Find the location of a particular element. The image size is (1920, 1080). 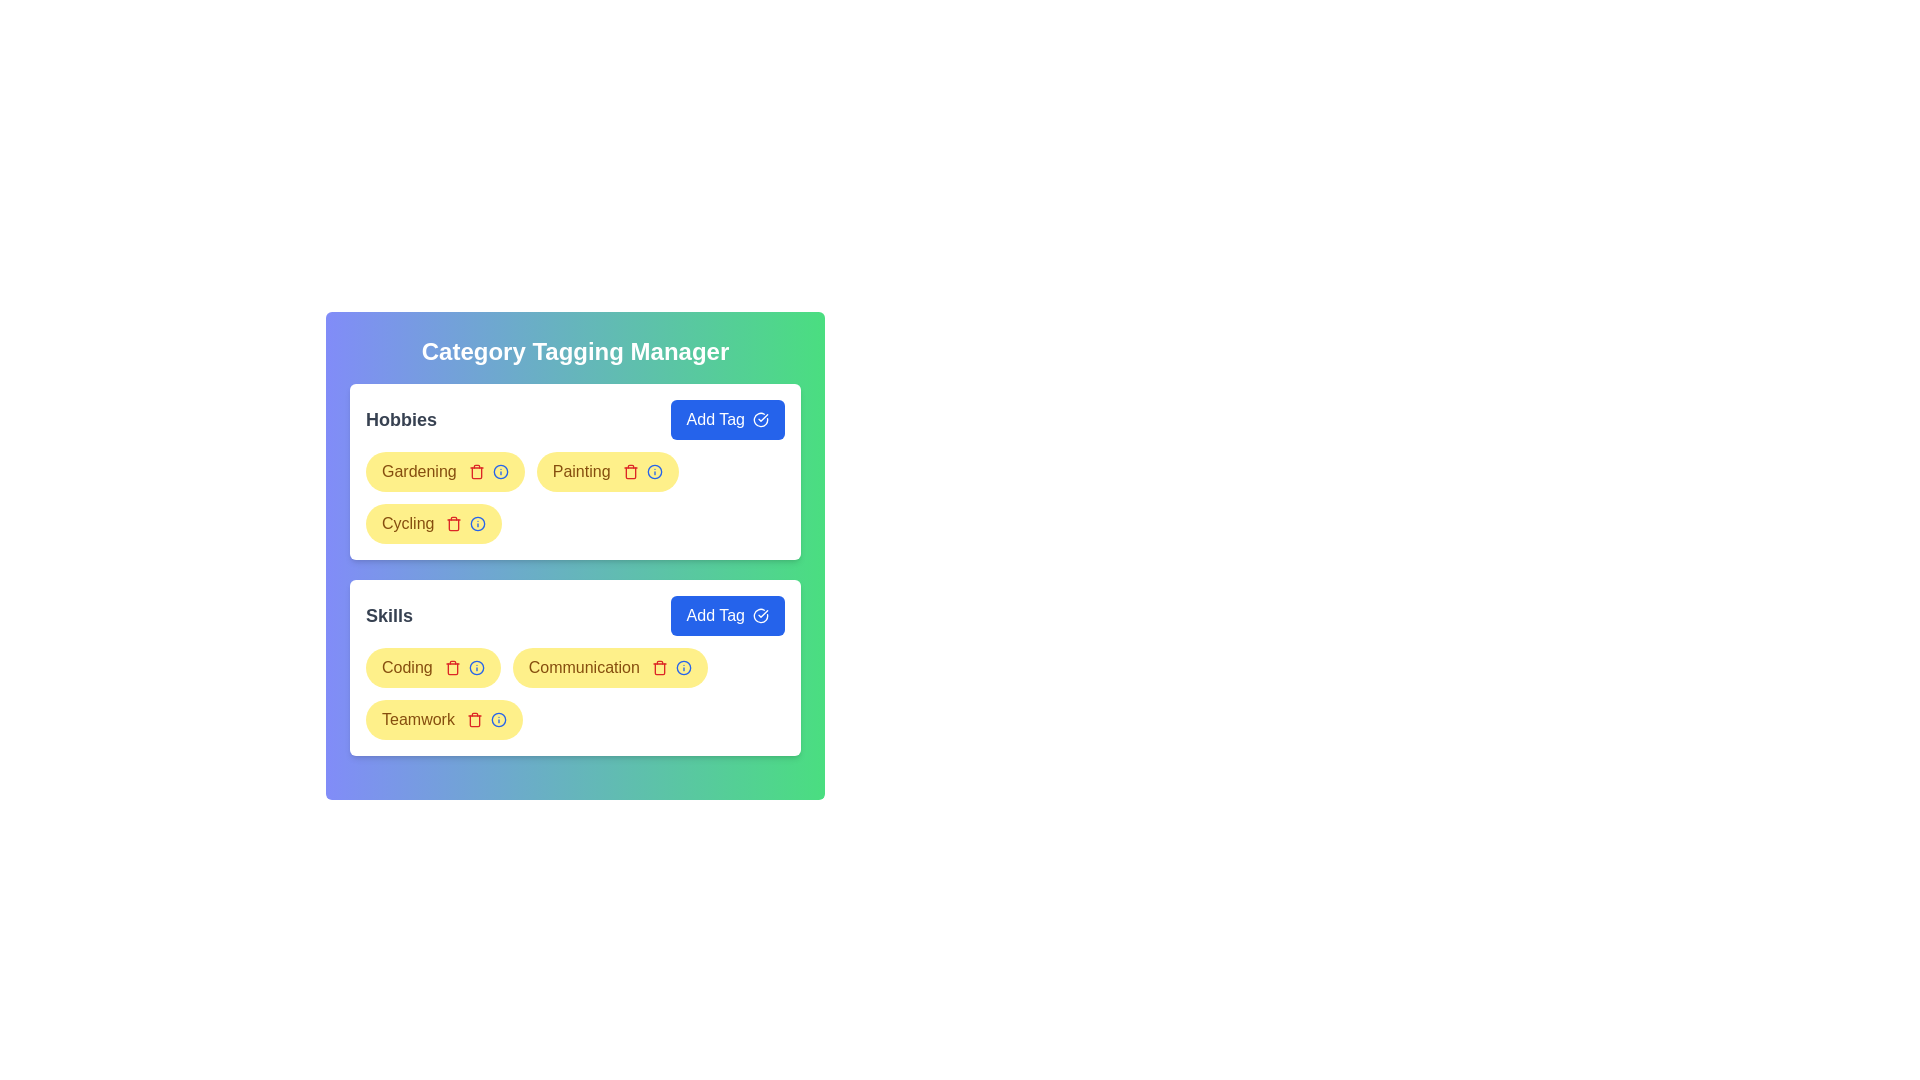

the info icon button located to the right of the 'Teamwork' text and trash bin icon is located at coordinates (498, 720).